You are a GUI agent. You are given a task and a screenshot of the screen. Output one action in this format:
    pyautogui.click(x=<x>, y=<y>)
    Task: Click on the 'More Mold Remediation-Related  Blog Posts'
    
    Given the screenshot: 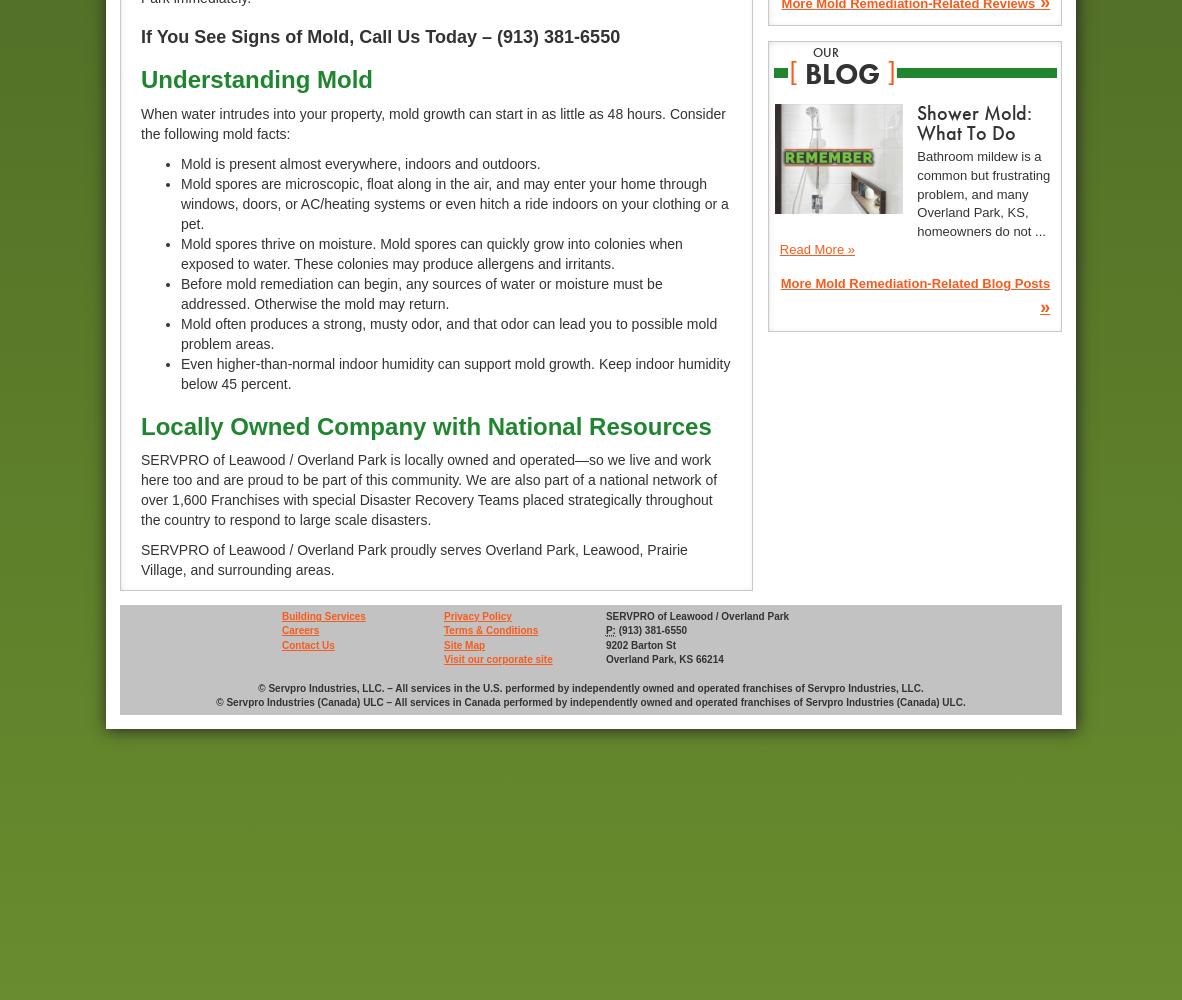 What is the action you would take?
    pyautogui.click(x=914, y=282)
    